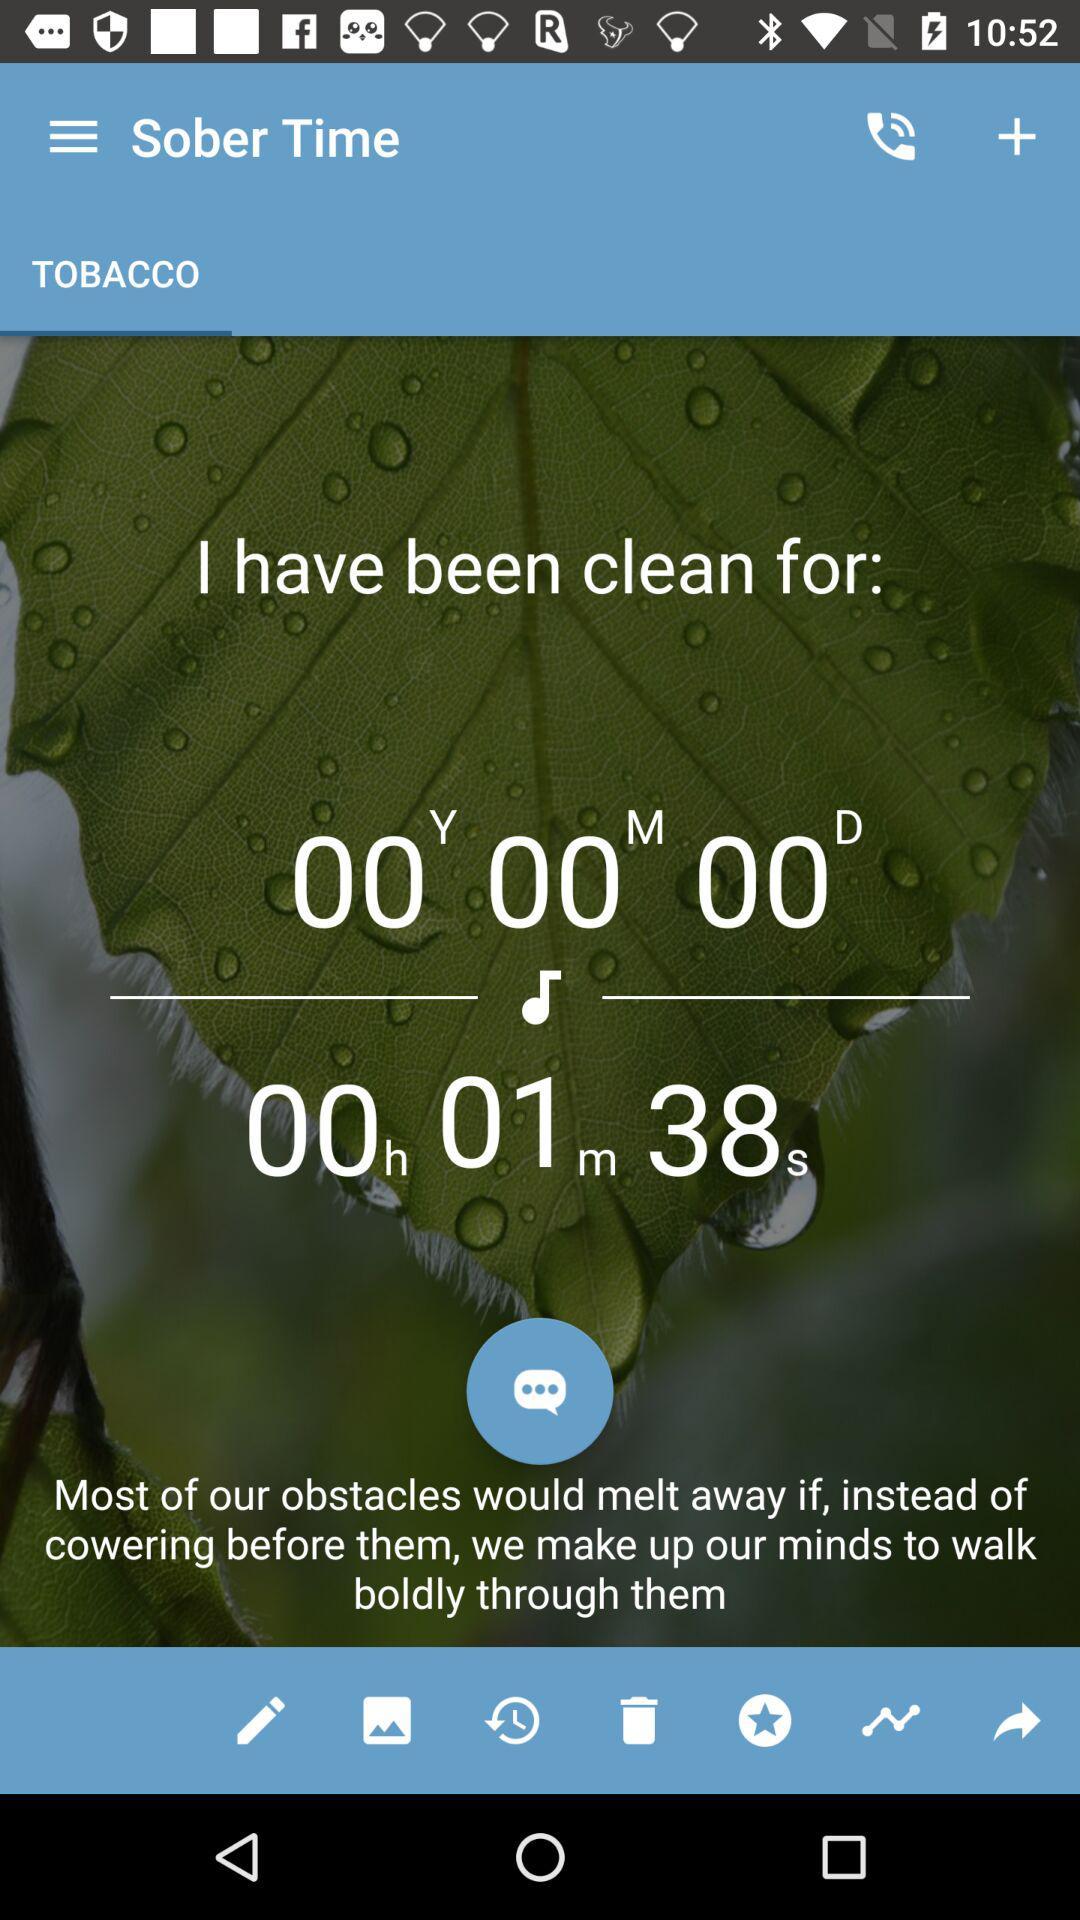  What do you see at coordinates (890, 135) in the screenshot?
I see `icon next to the   sober time app` at bounding box center [890, 135].